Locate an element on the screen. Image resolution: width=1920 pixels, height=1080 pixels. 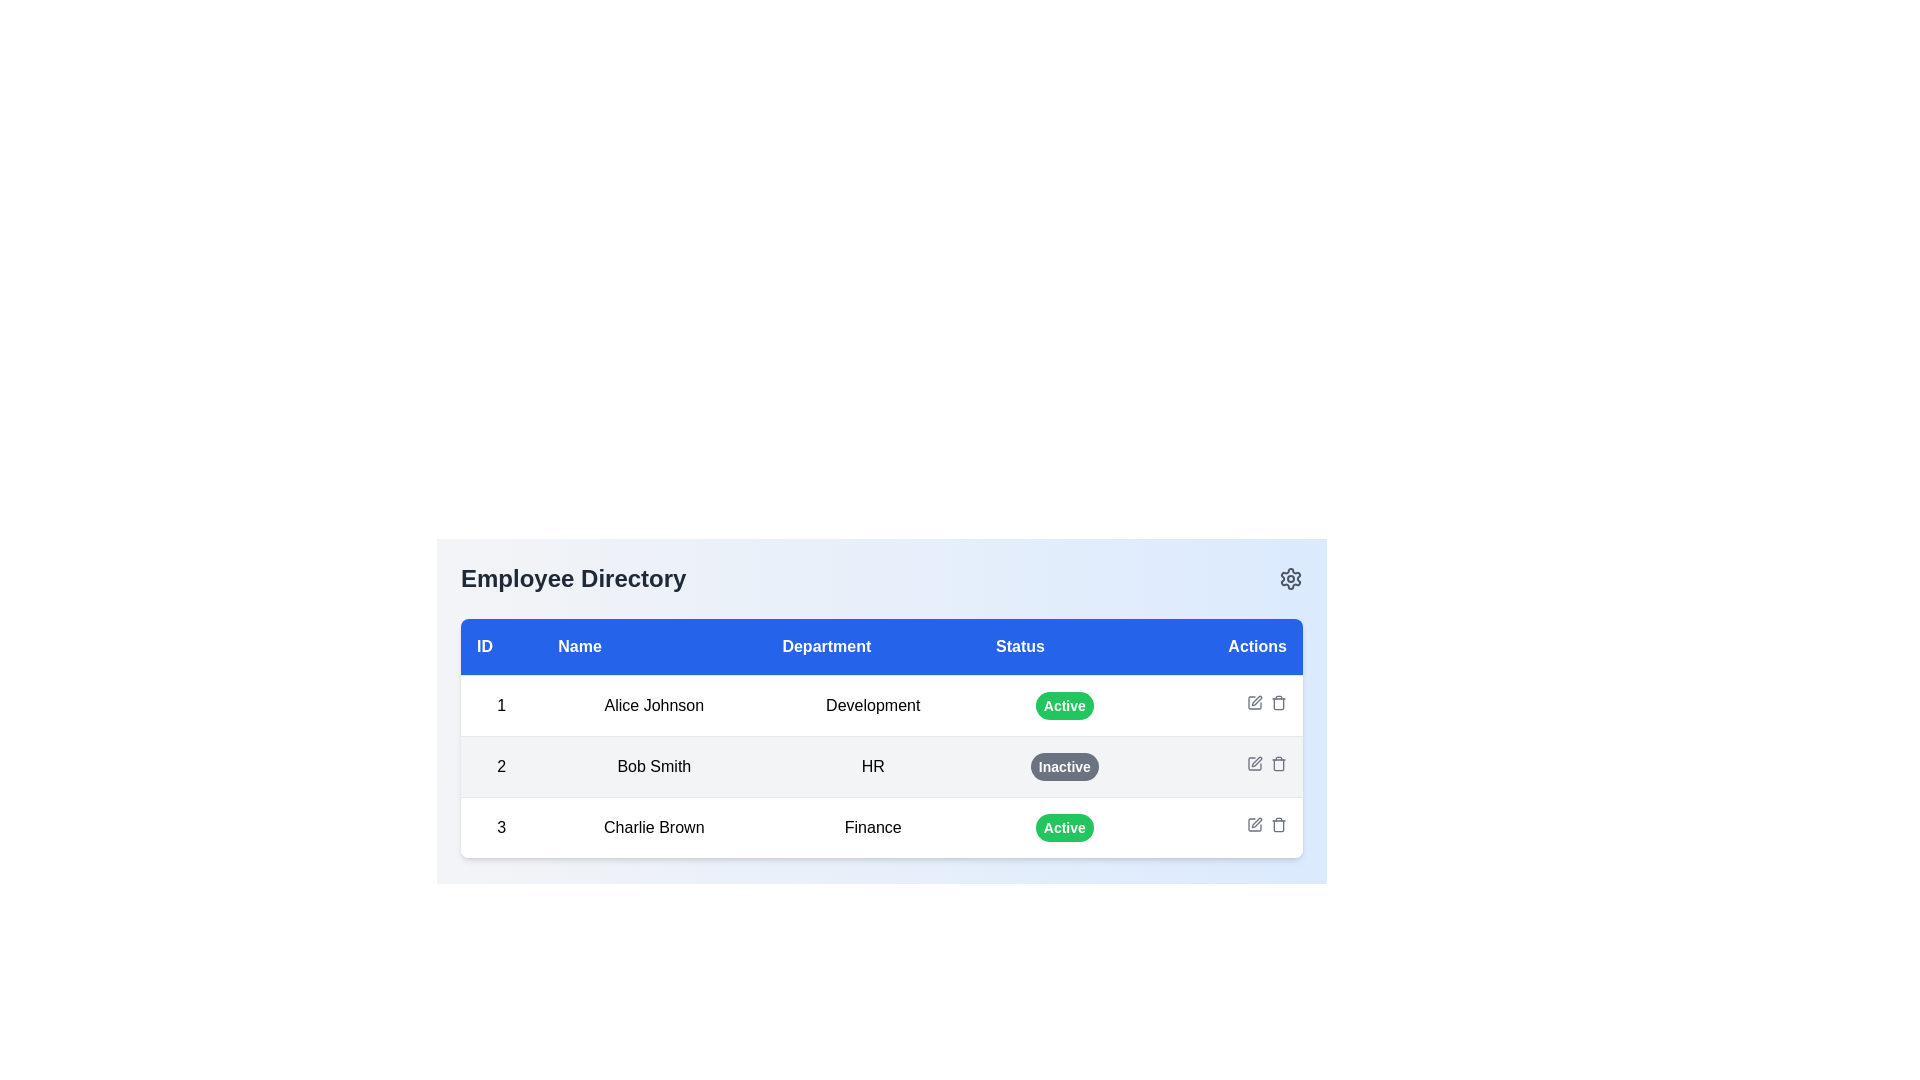
the trash can icon located in the 'Actions' column of the second row in the data table is located at coordinates (1277, 703).